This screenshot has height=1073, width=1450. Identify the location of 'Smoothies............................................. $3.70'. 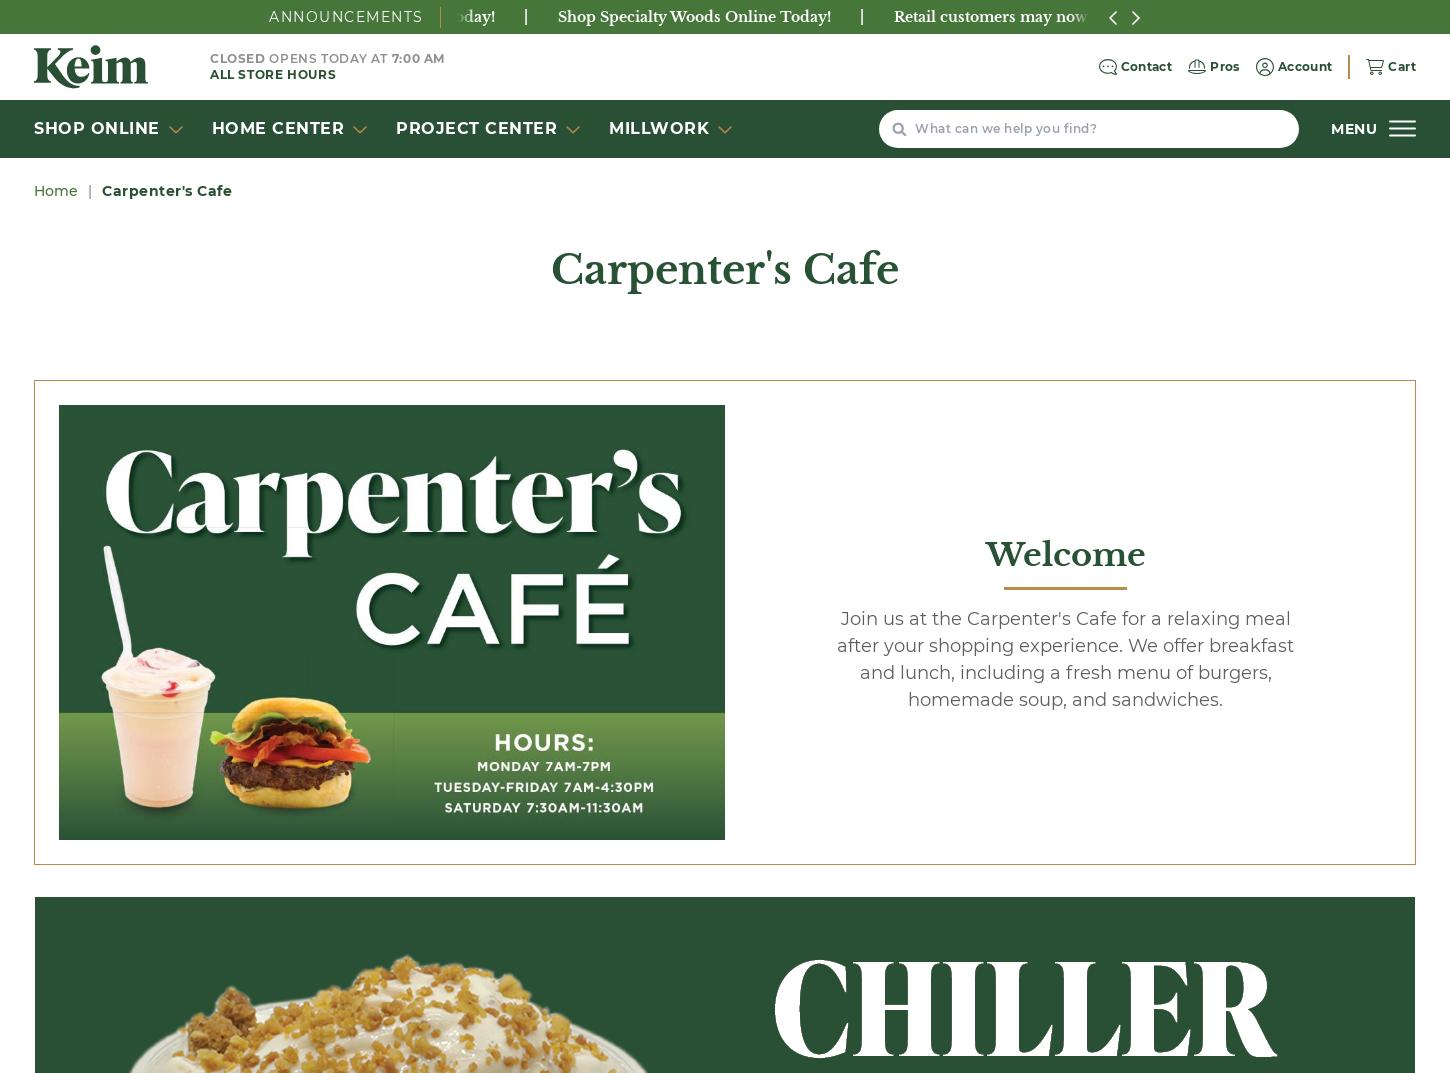
(518, 451).